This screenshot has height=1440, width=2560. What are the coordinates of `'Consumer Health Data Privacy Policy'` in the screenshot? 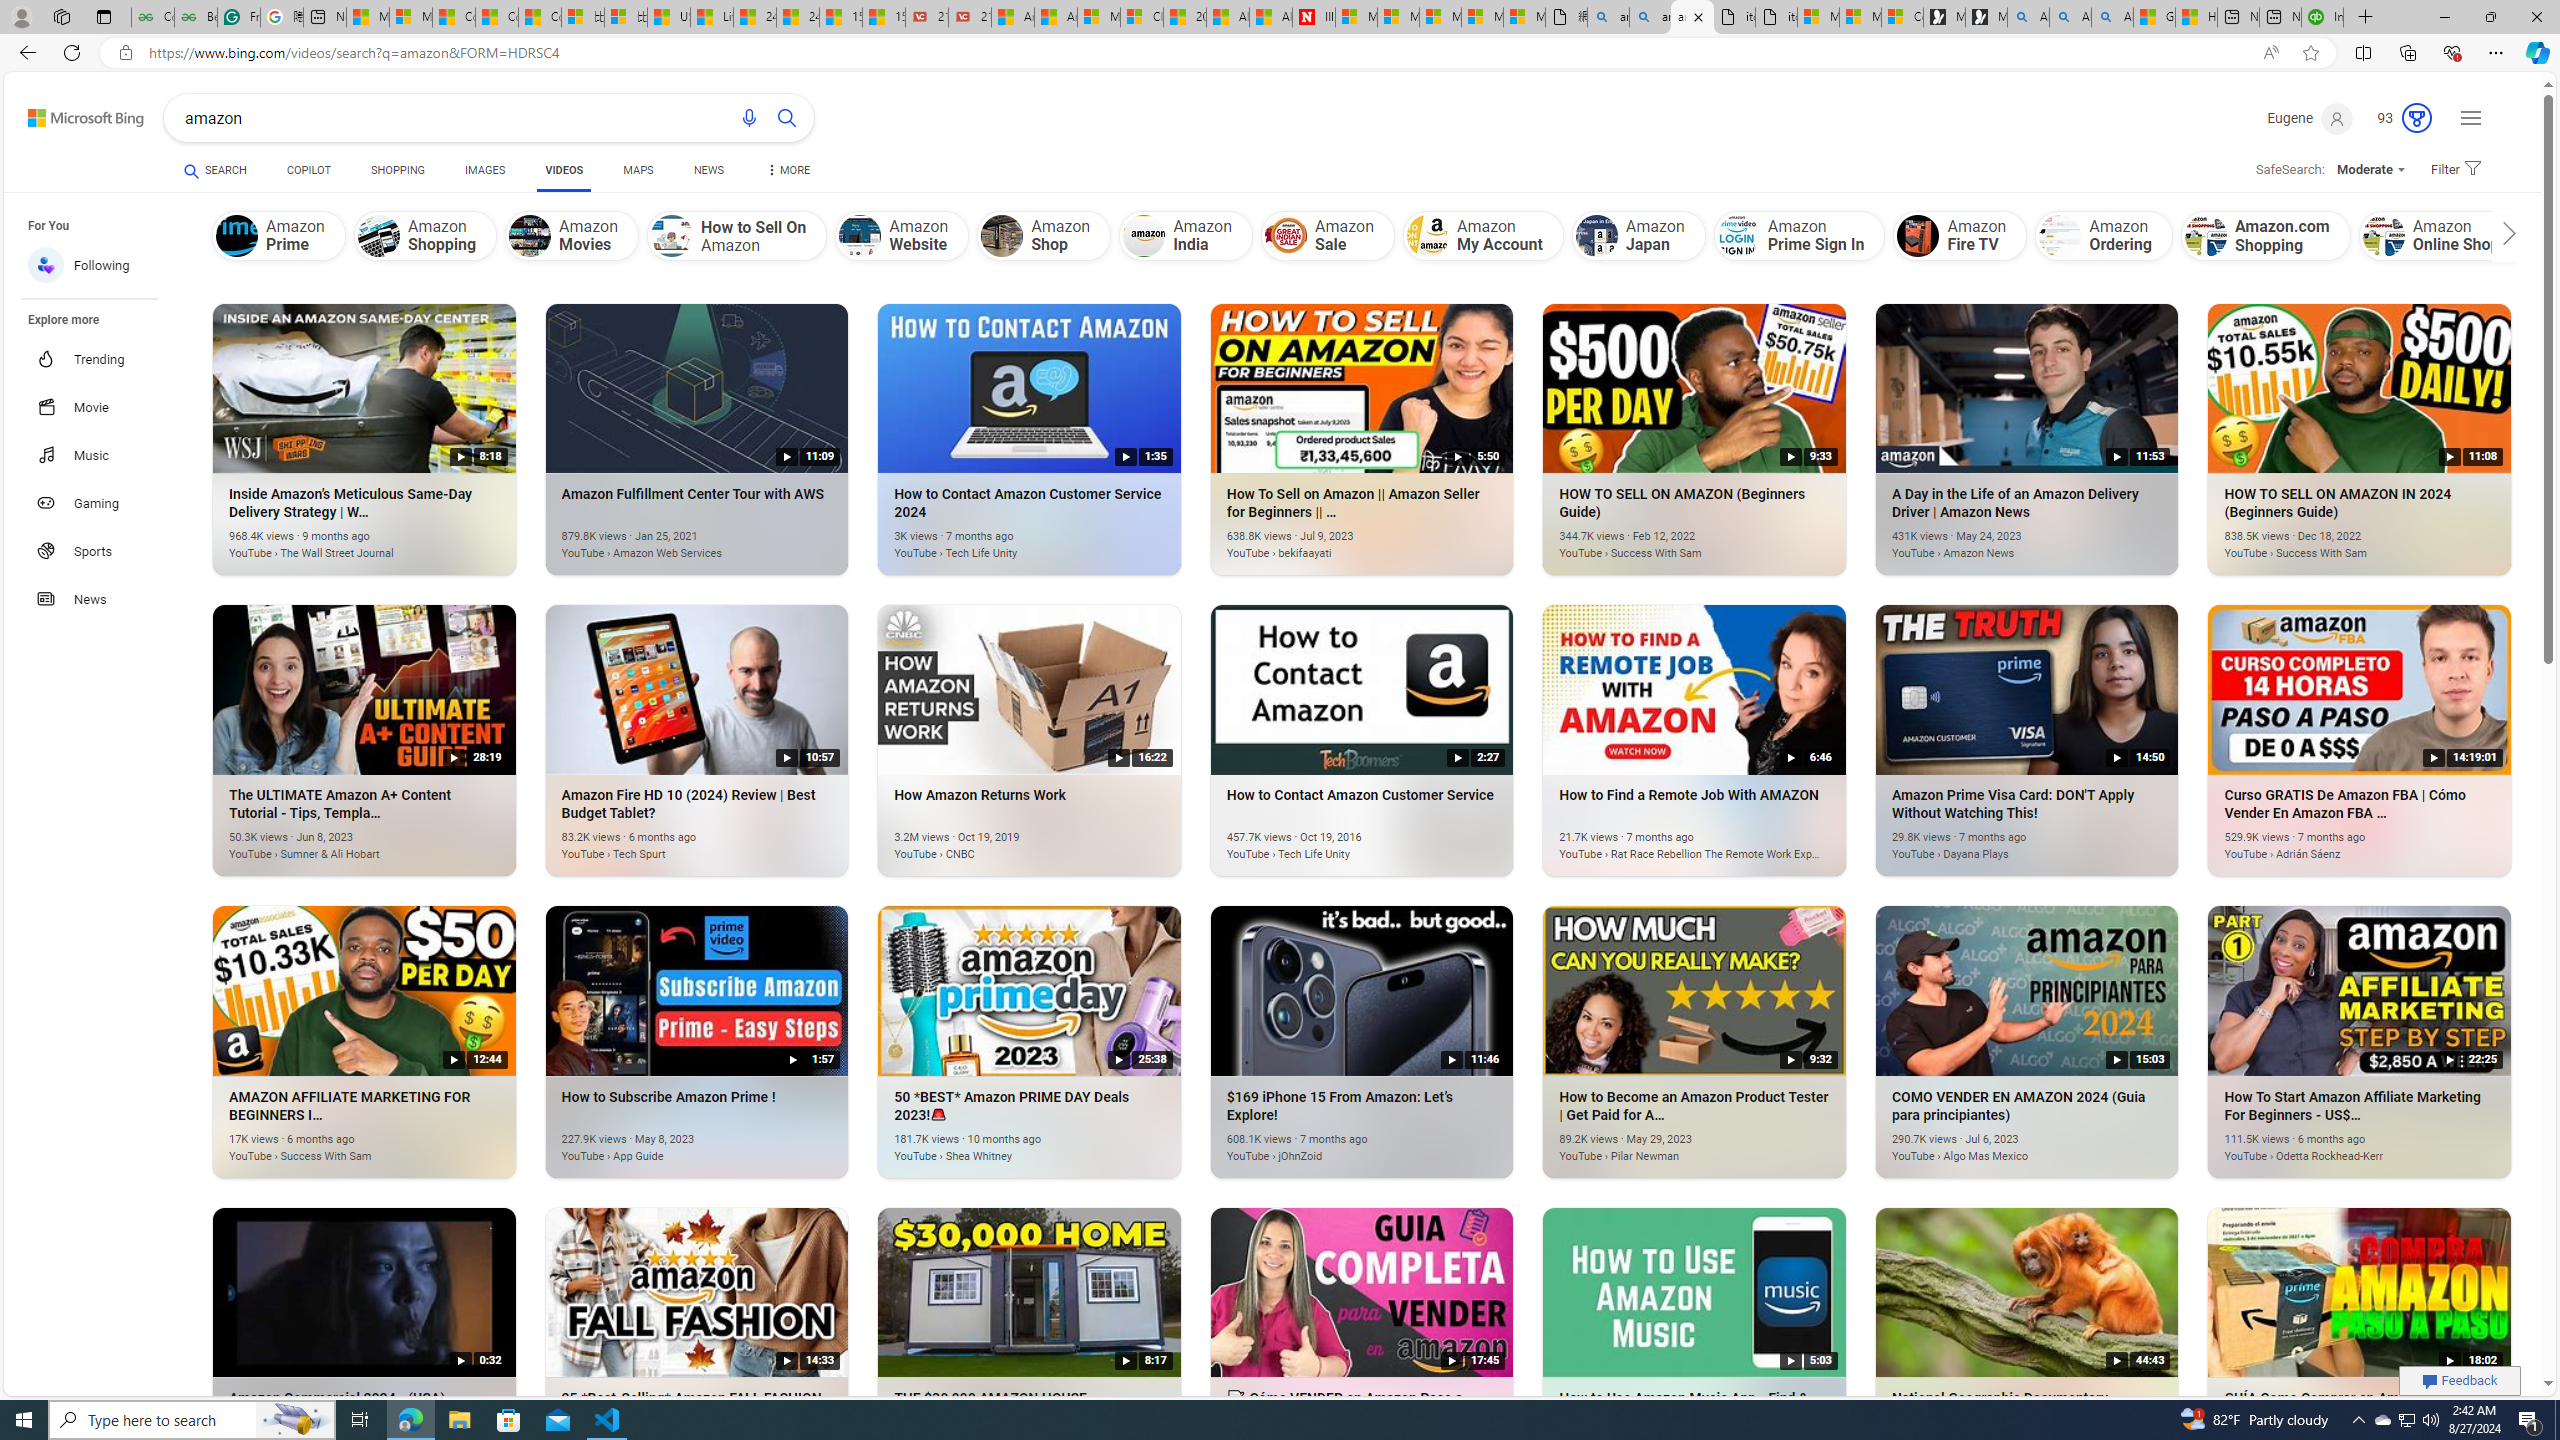 It's located at (1903, 16).